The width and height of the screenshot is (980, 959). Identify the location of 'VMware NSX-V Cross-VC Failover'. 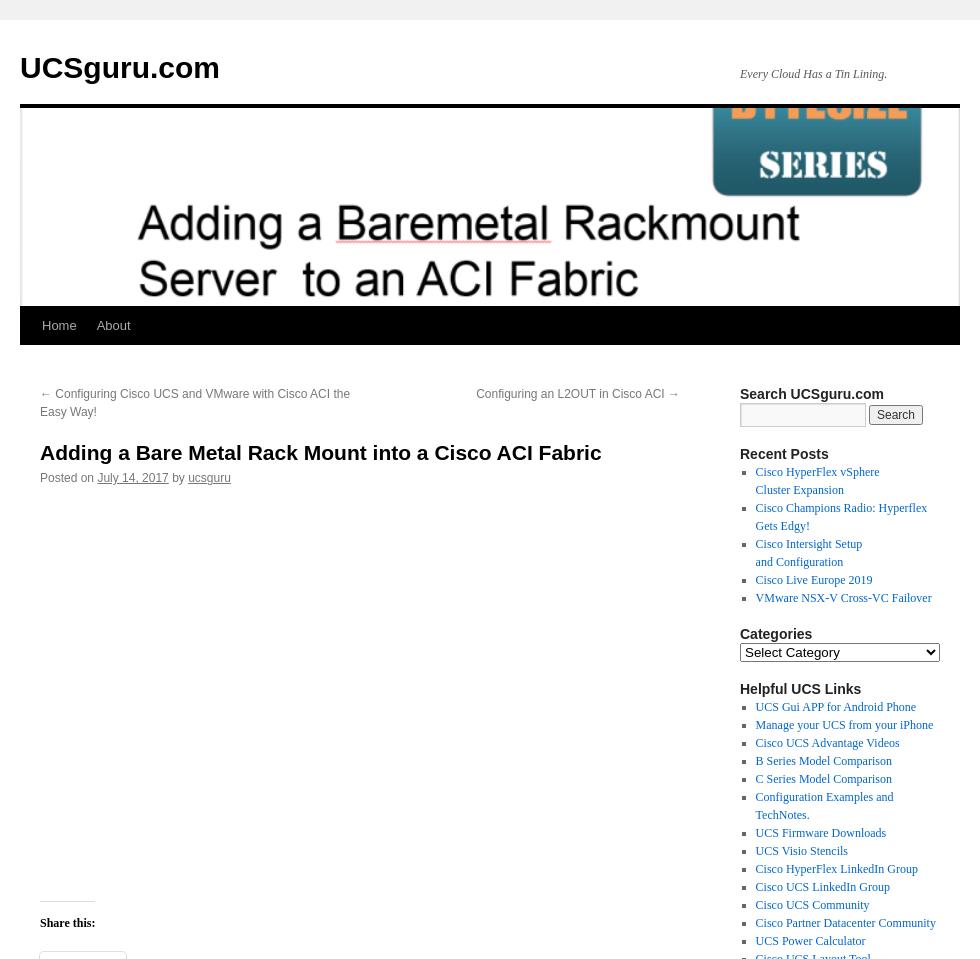
(842, 597).